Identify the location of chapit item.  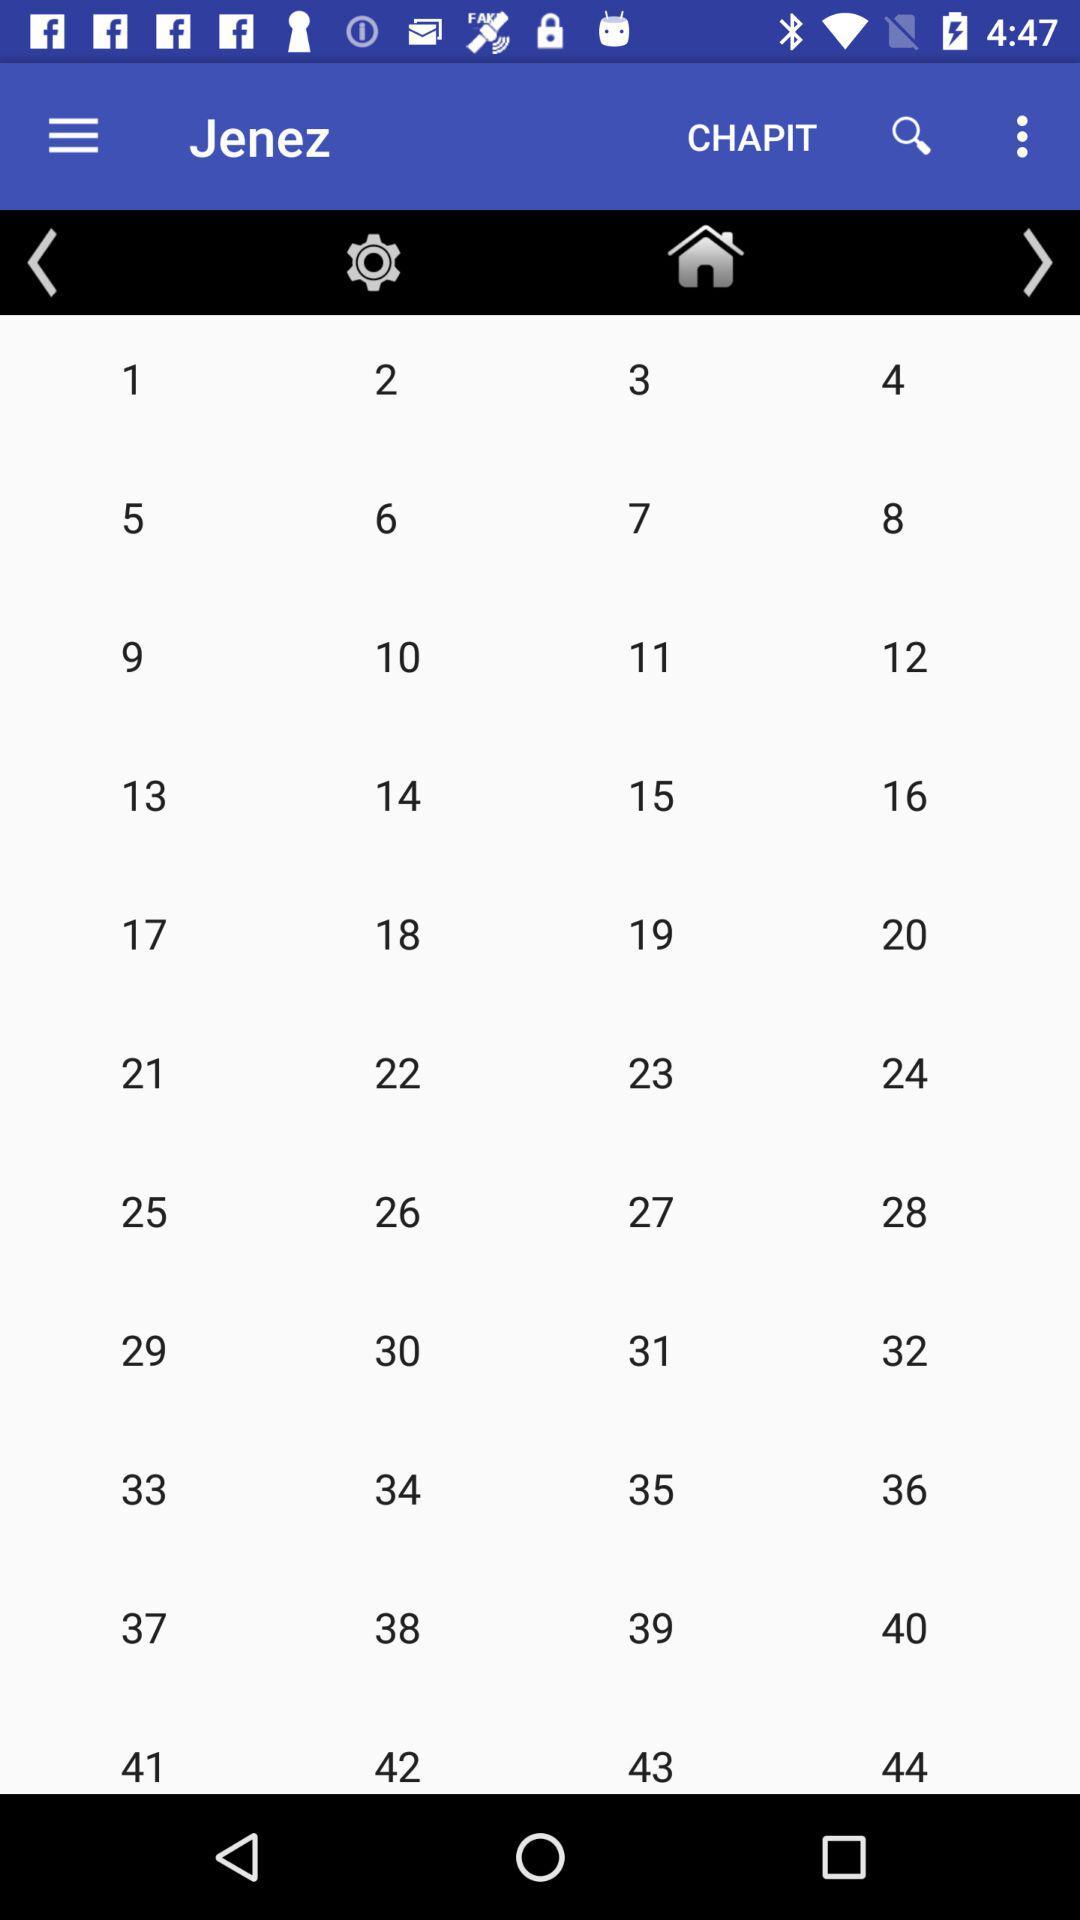
(752, 135).